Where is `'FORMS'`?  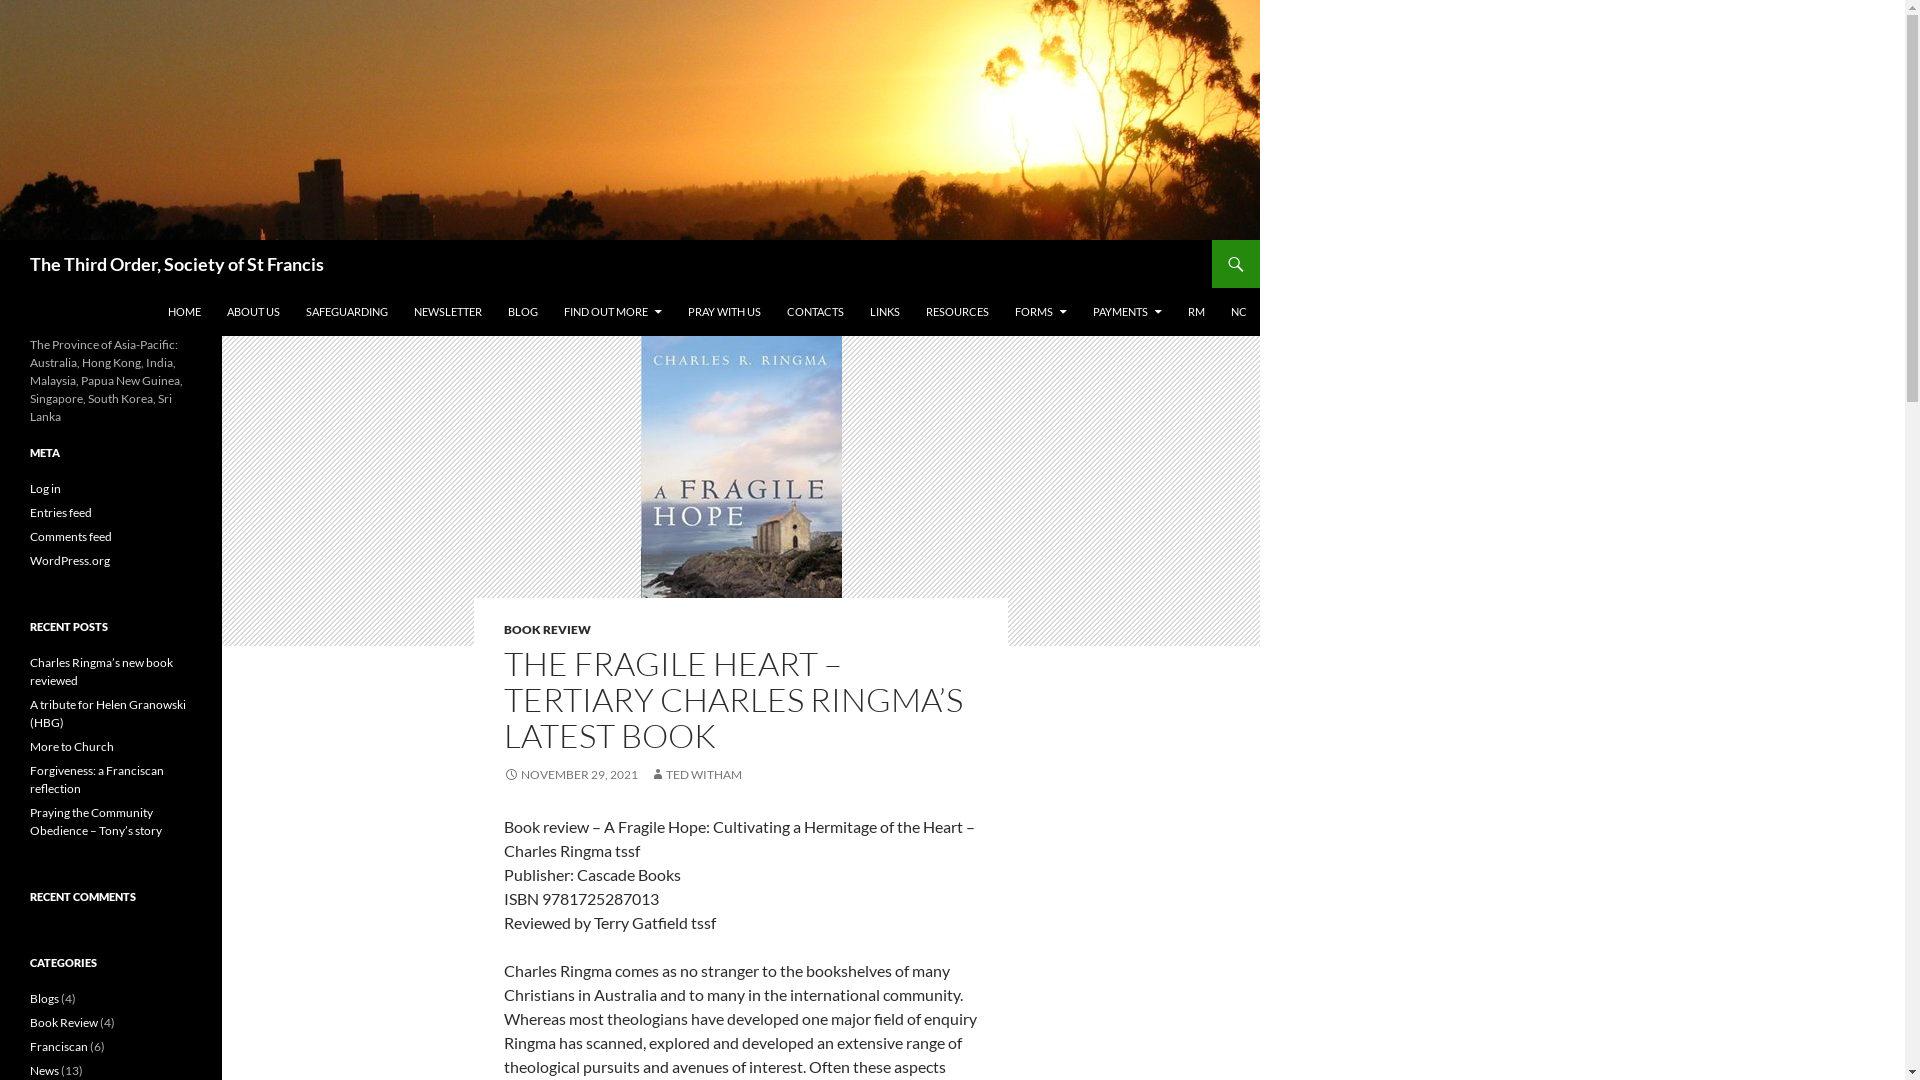
'FORMS' is located at coordinates (1003, 312).